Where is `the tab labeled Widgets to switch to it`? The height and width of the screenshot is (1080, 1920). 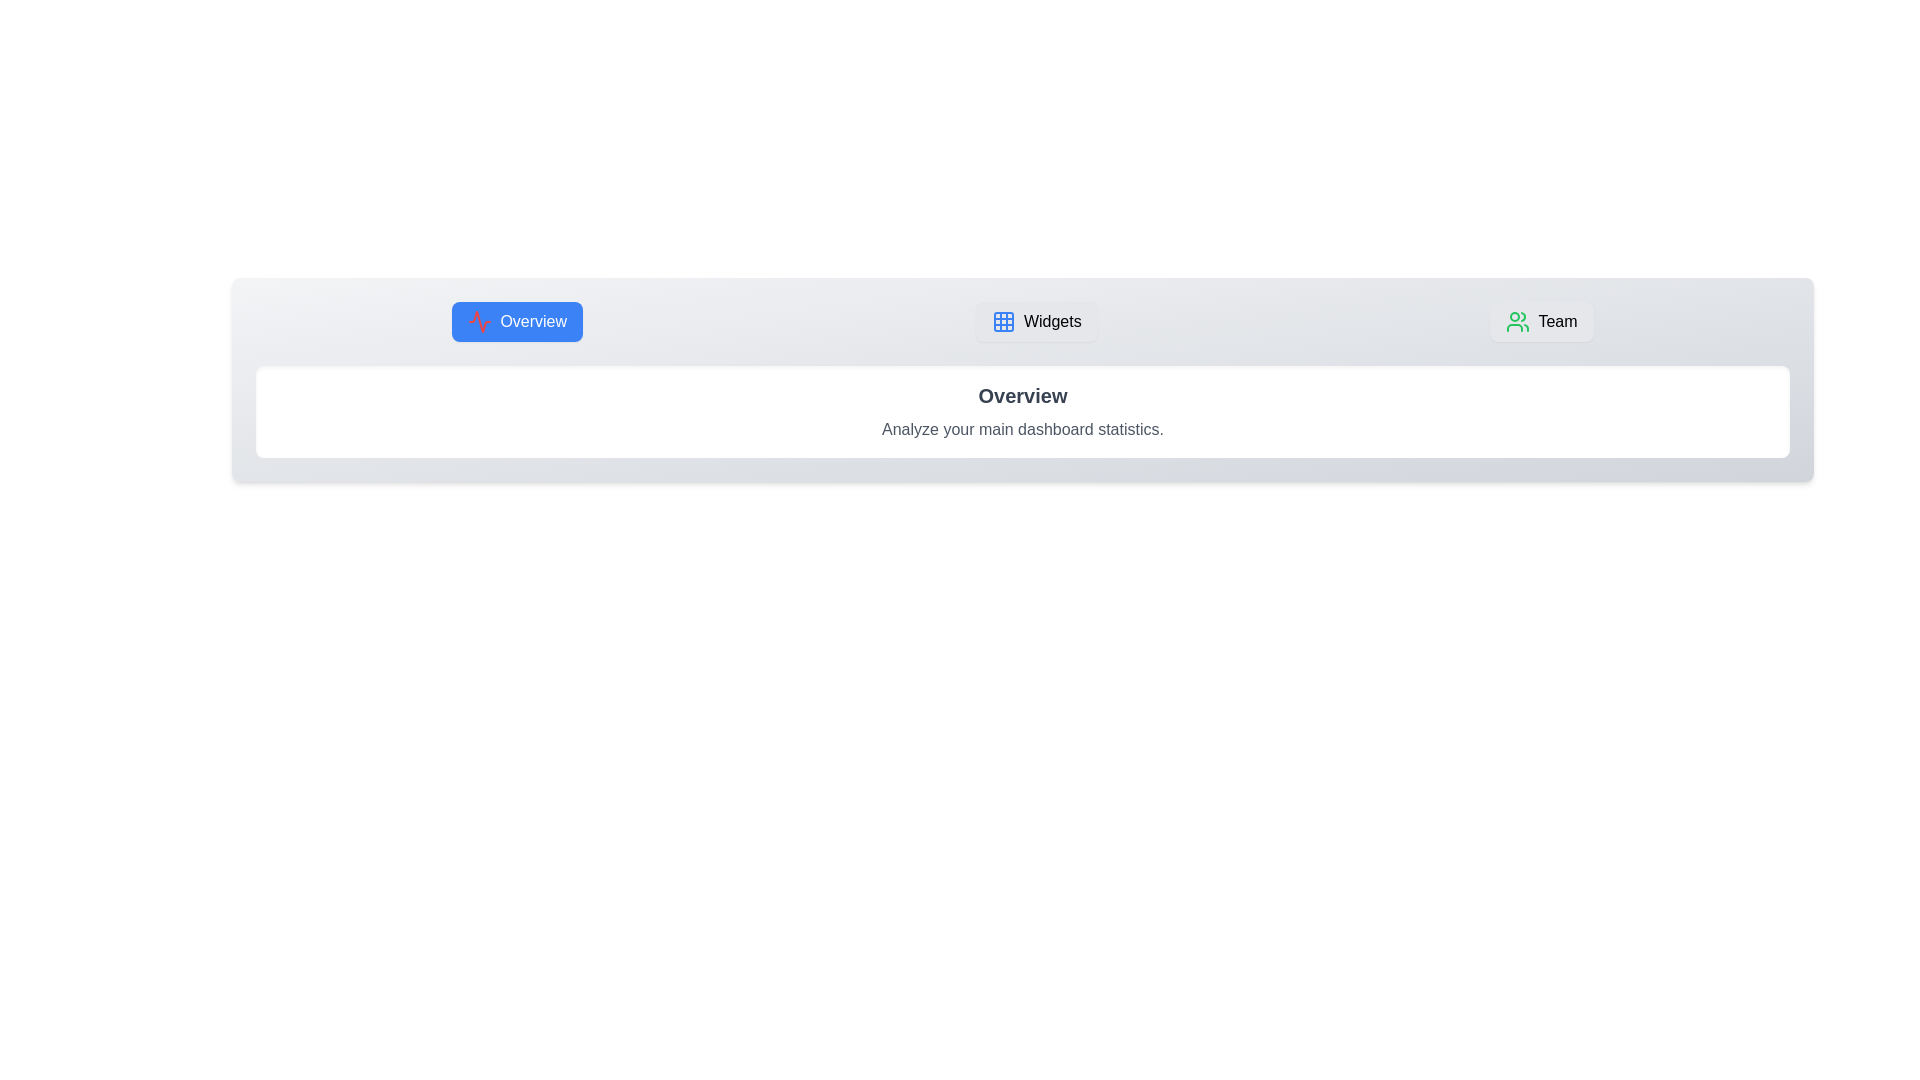
the tab labeled Widgets to switch to it is located at coordinates (1036, 320).